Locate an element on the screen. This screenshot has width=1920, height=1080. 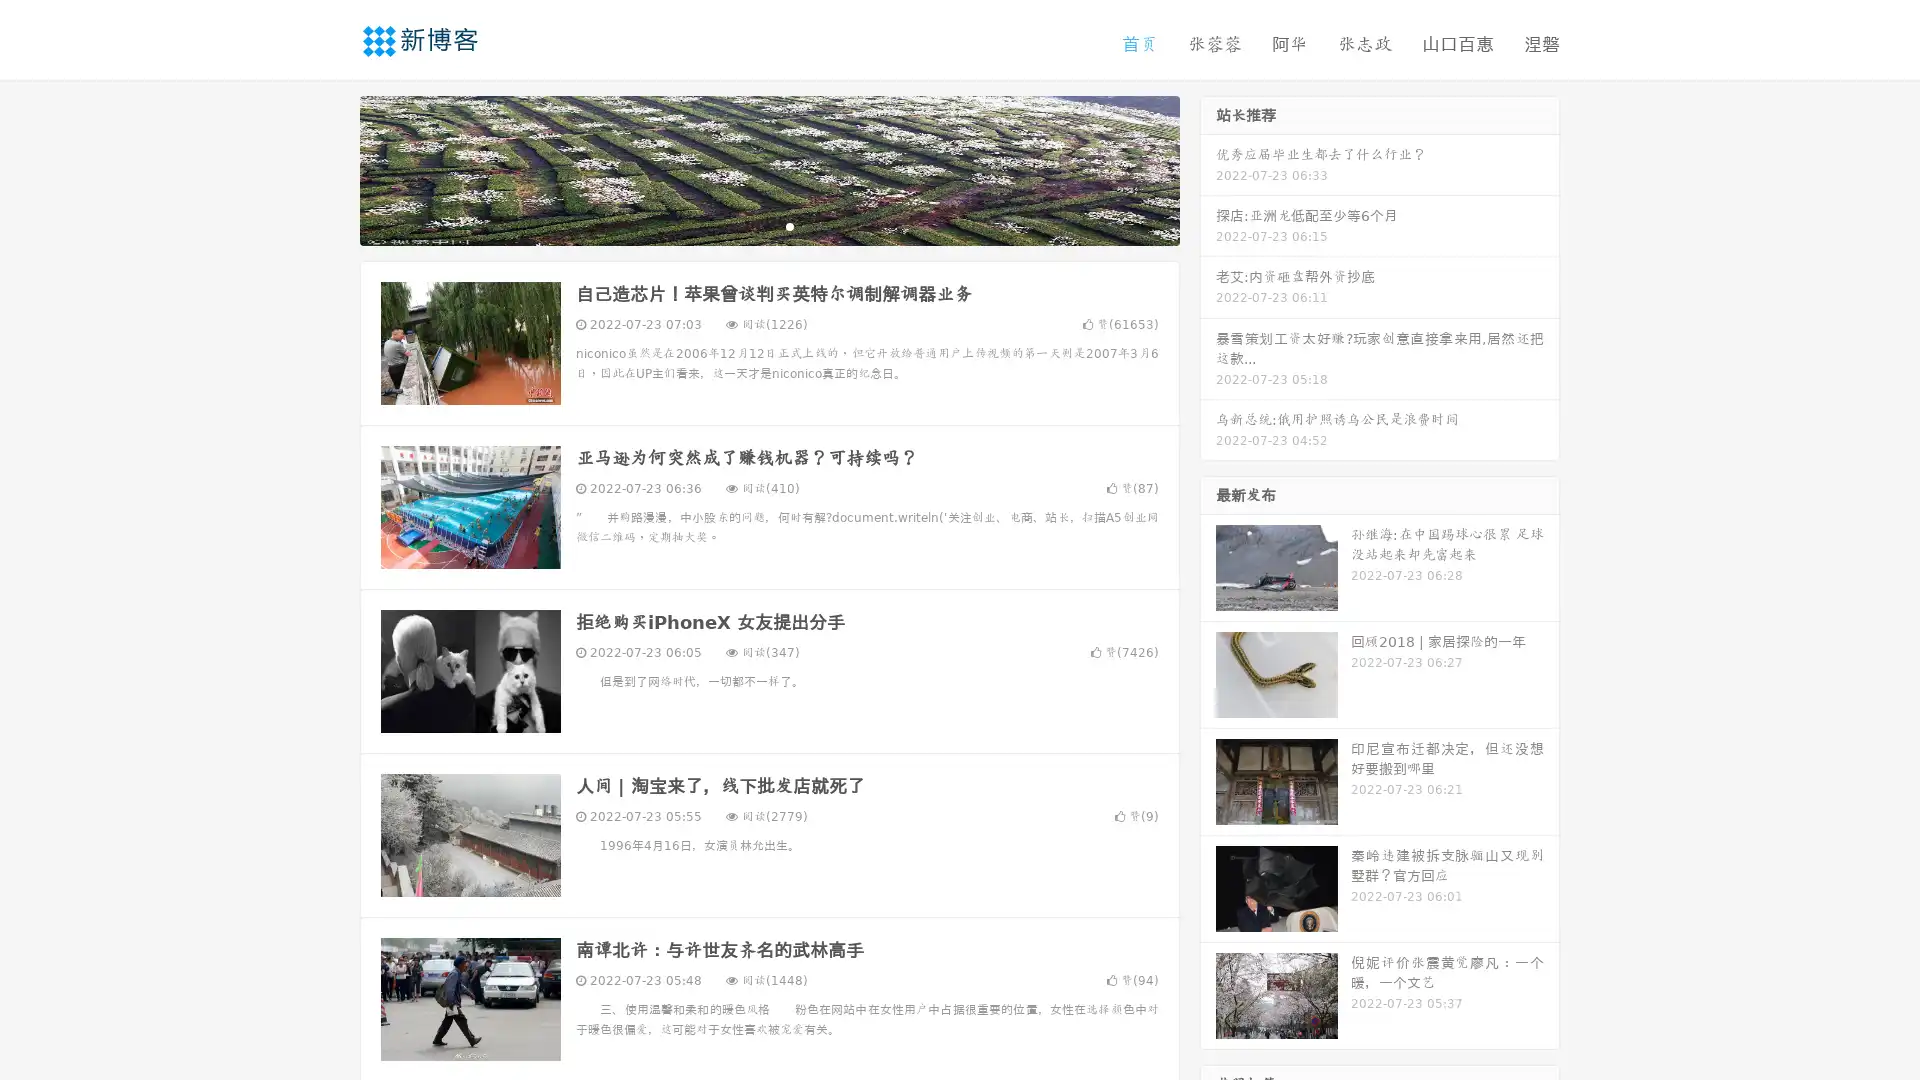
Go to slide 1 is located at coordinates (748, 225).